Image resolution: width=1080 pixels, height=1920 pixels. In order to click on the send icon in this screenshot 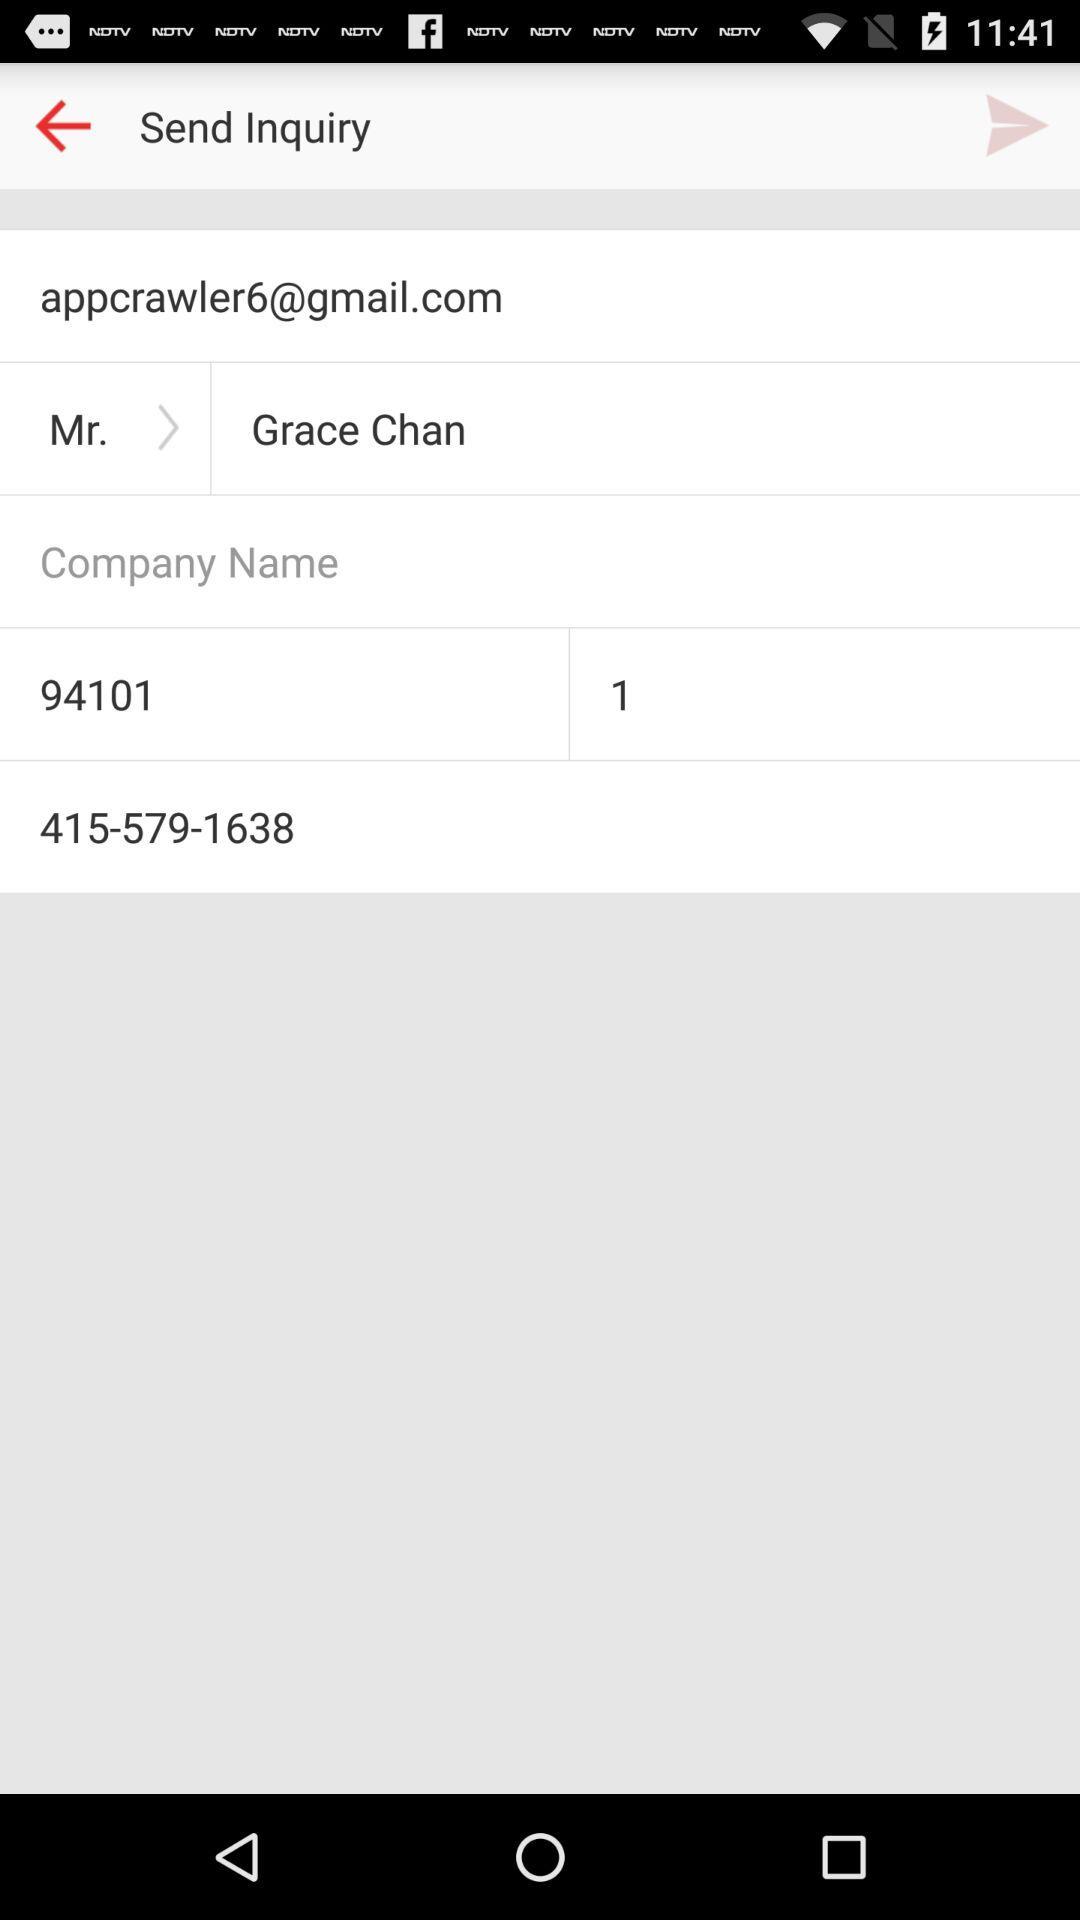, I will do `click(1017, 133)`.